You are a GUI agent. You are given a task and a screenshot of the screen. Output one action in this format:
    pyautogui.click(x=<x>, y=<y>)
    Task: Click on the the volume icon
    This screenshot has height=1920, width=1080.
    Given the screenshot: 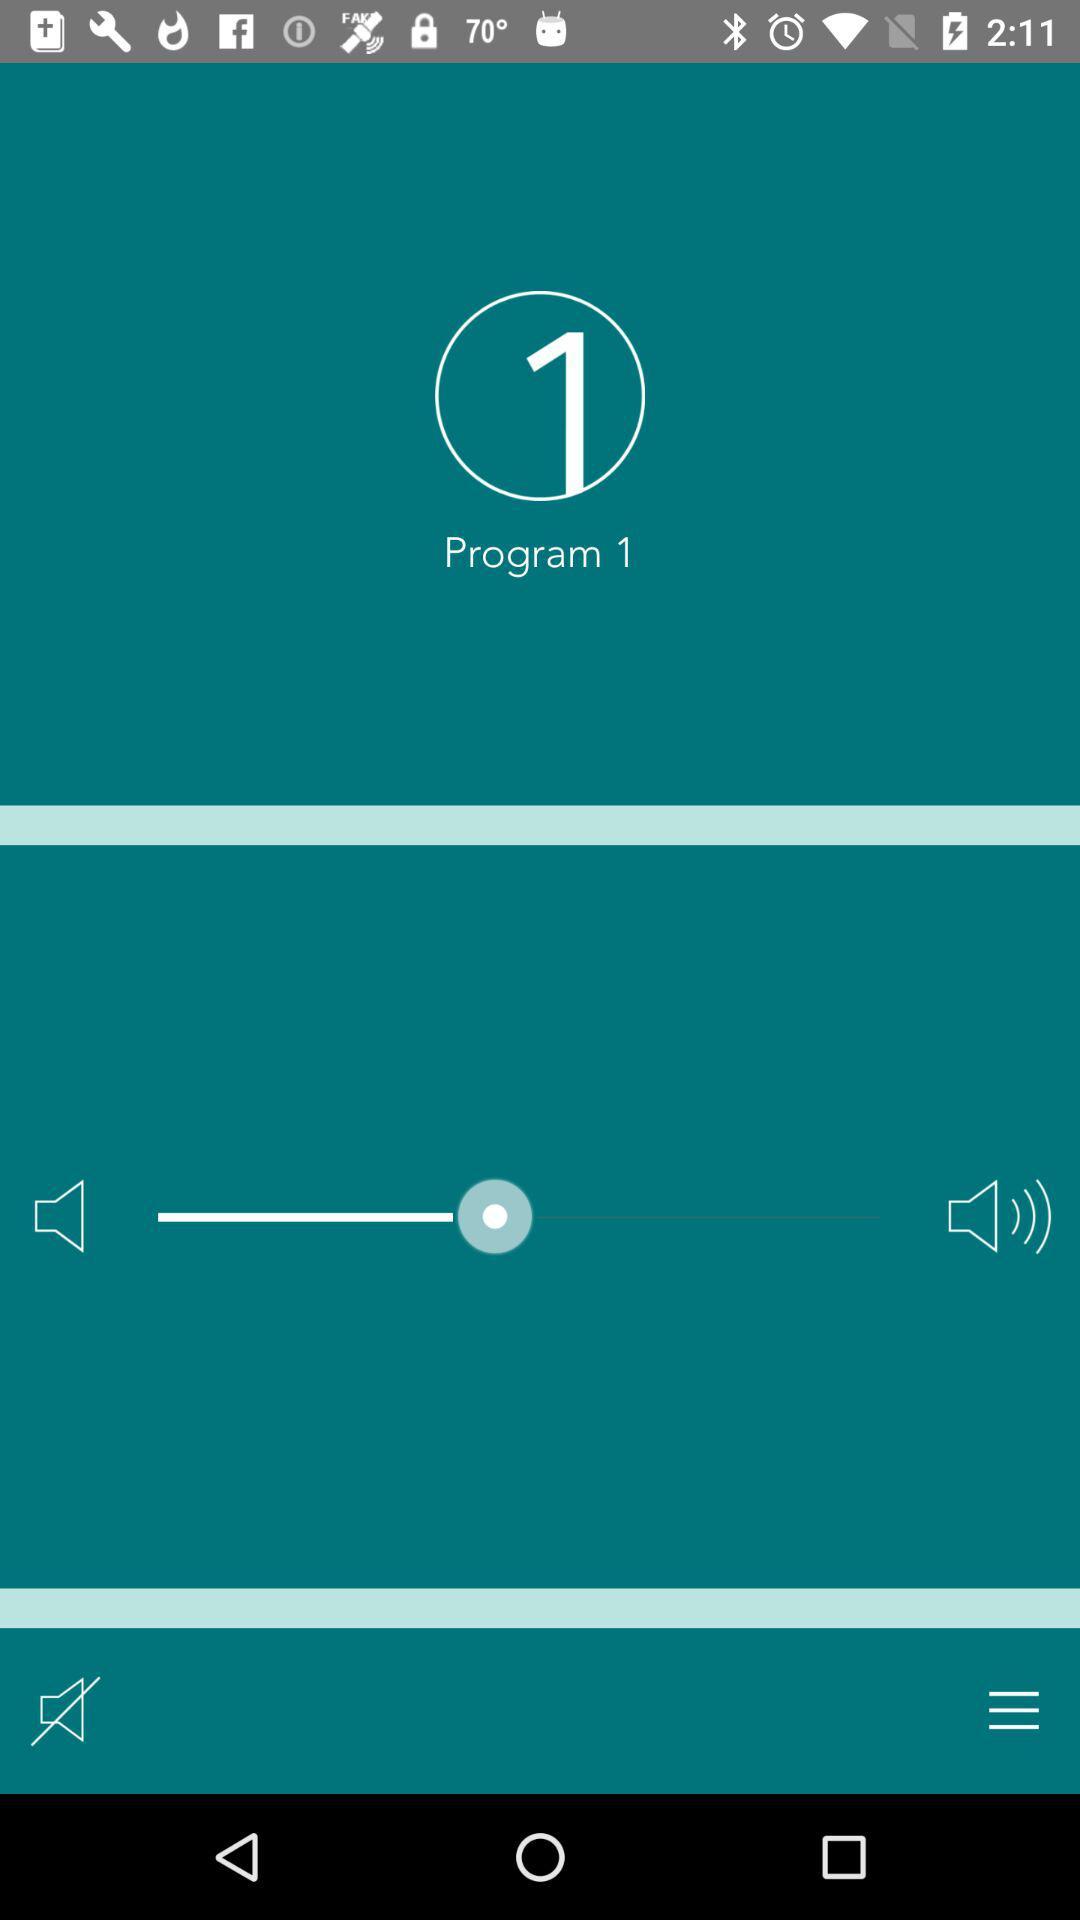 What is the action you would take?
    pyautogui.click(x=999, y=1215)
    